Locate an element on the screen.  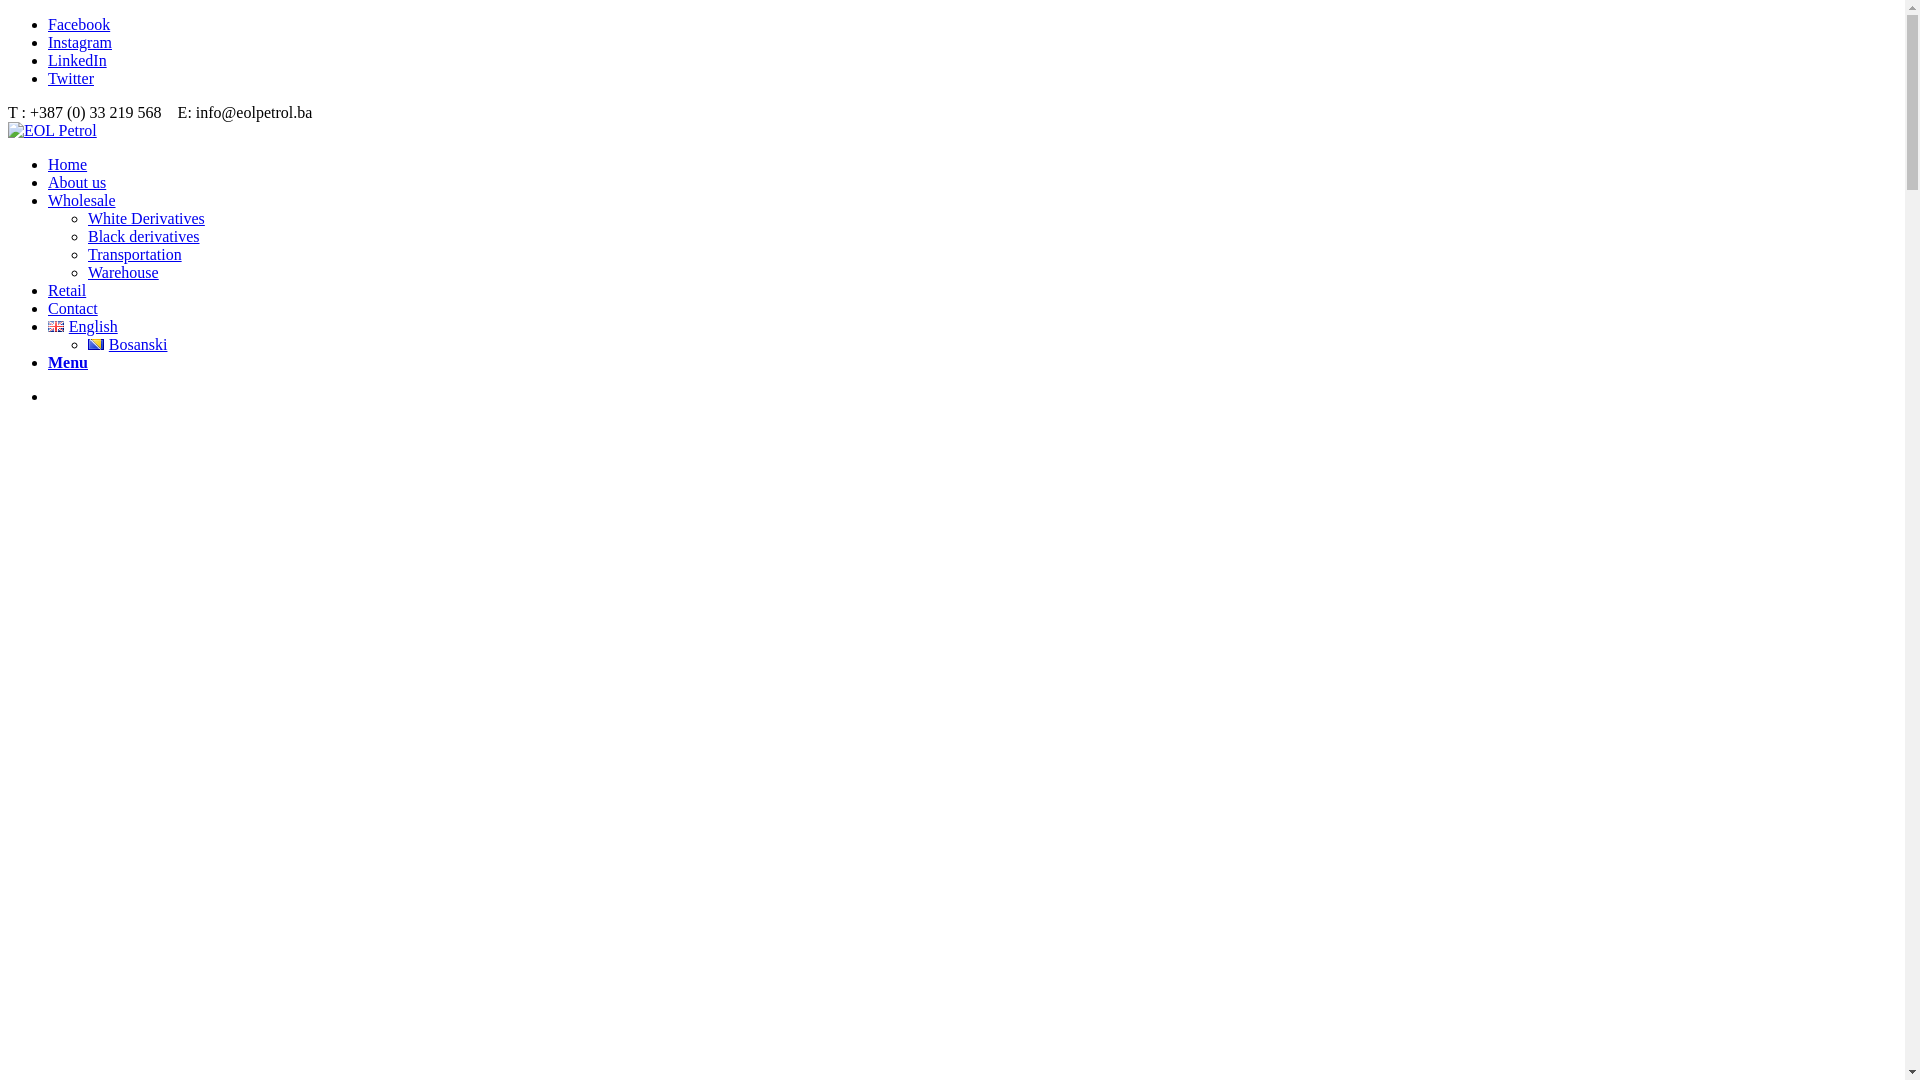
'English' is located at coordinates (48, 325).